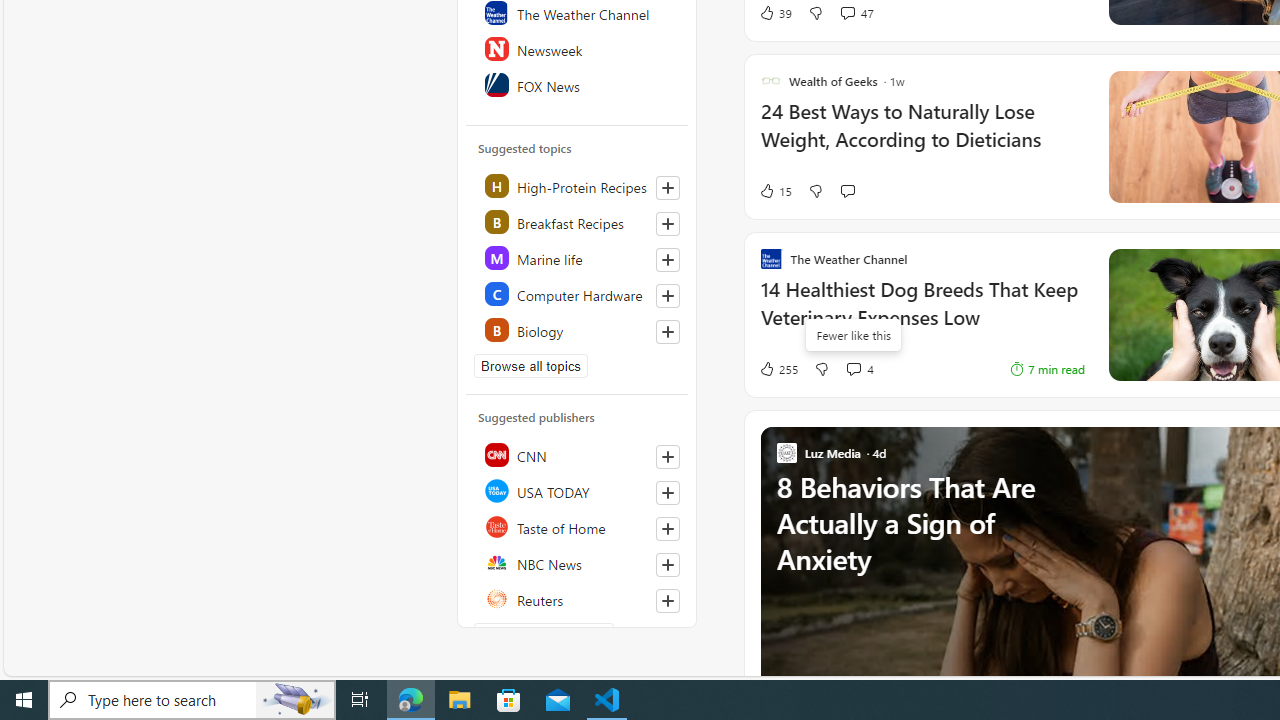  I want to click on 'FOX News', so click(577, 83).